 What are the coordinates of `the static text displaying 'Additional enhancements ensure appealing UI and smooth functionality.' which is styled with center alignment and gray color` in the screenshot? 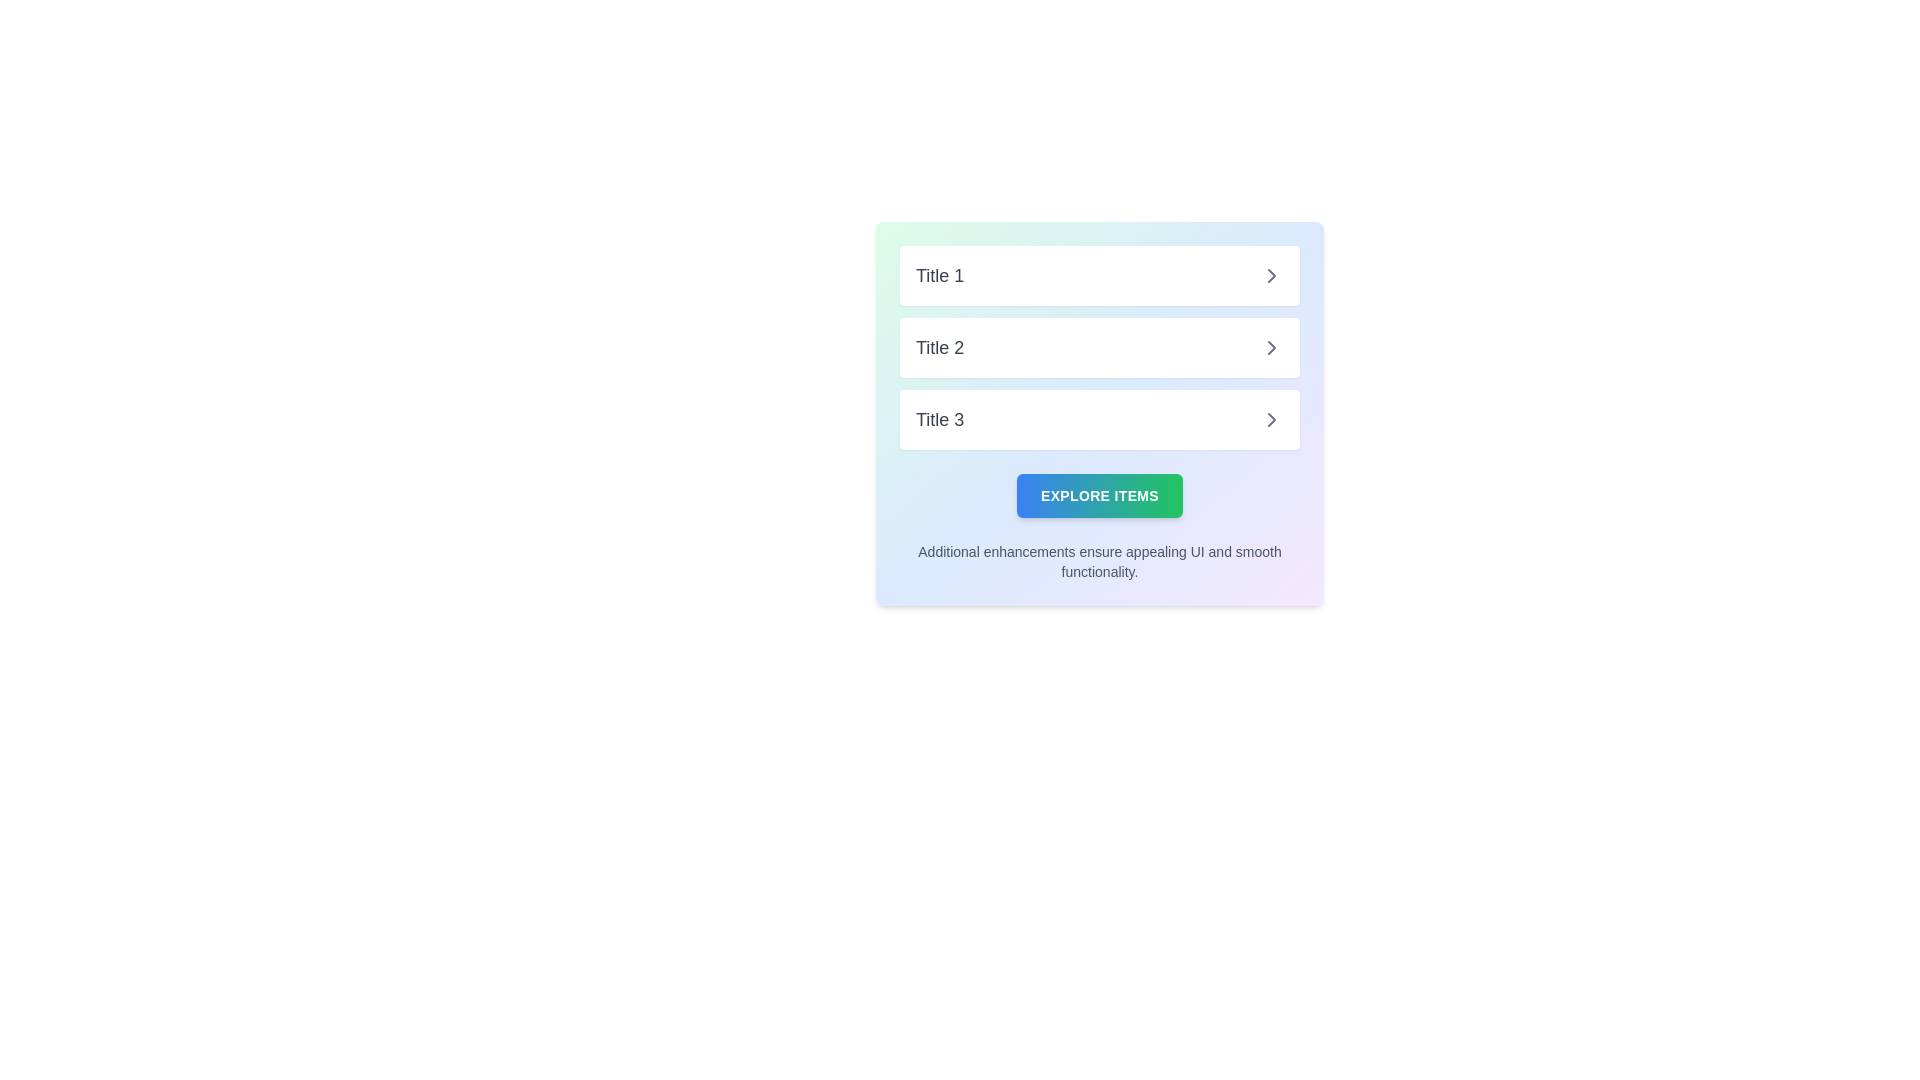 It's located at (1098, 562).